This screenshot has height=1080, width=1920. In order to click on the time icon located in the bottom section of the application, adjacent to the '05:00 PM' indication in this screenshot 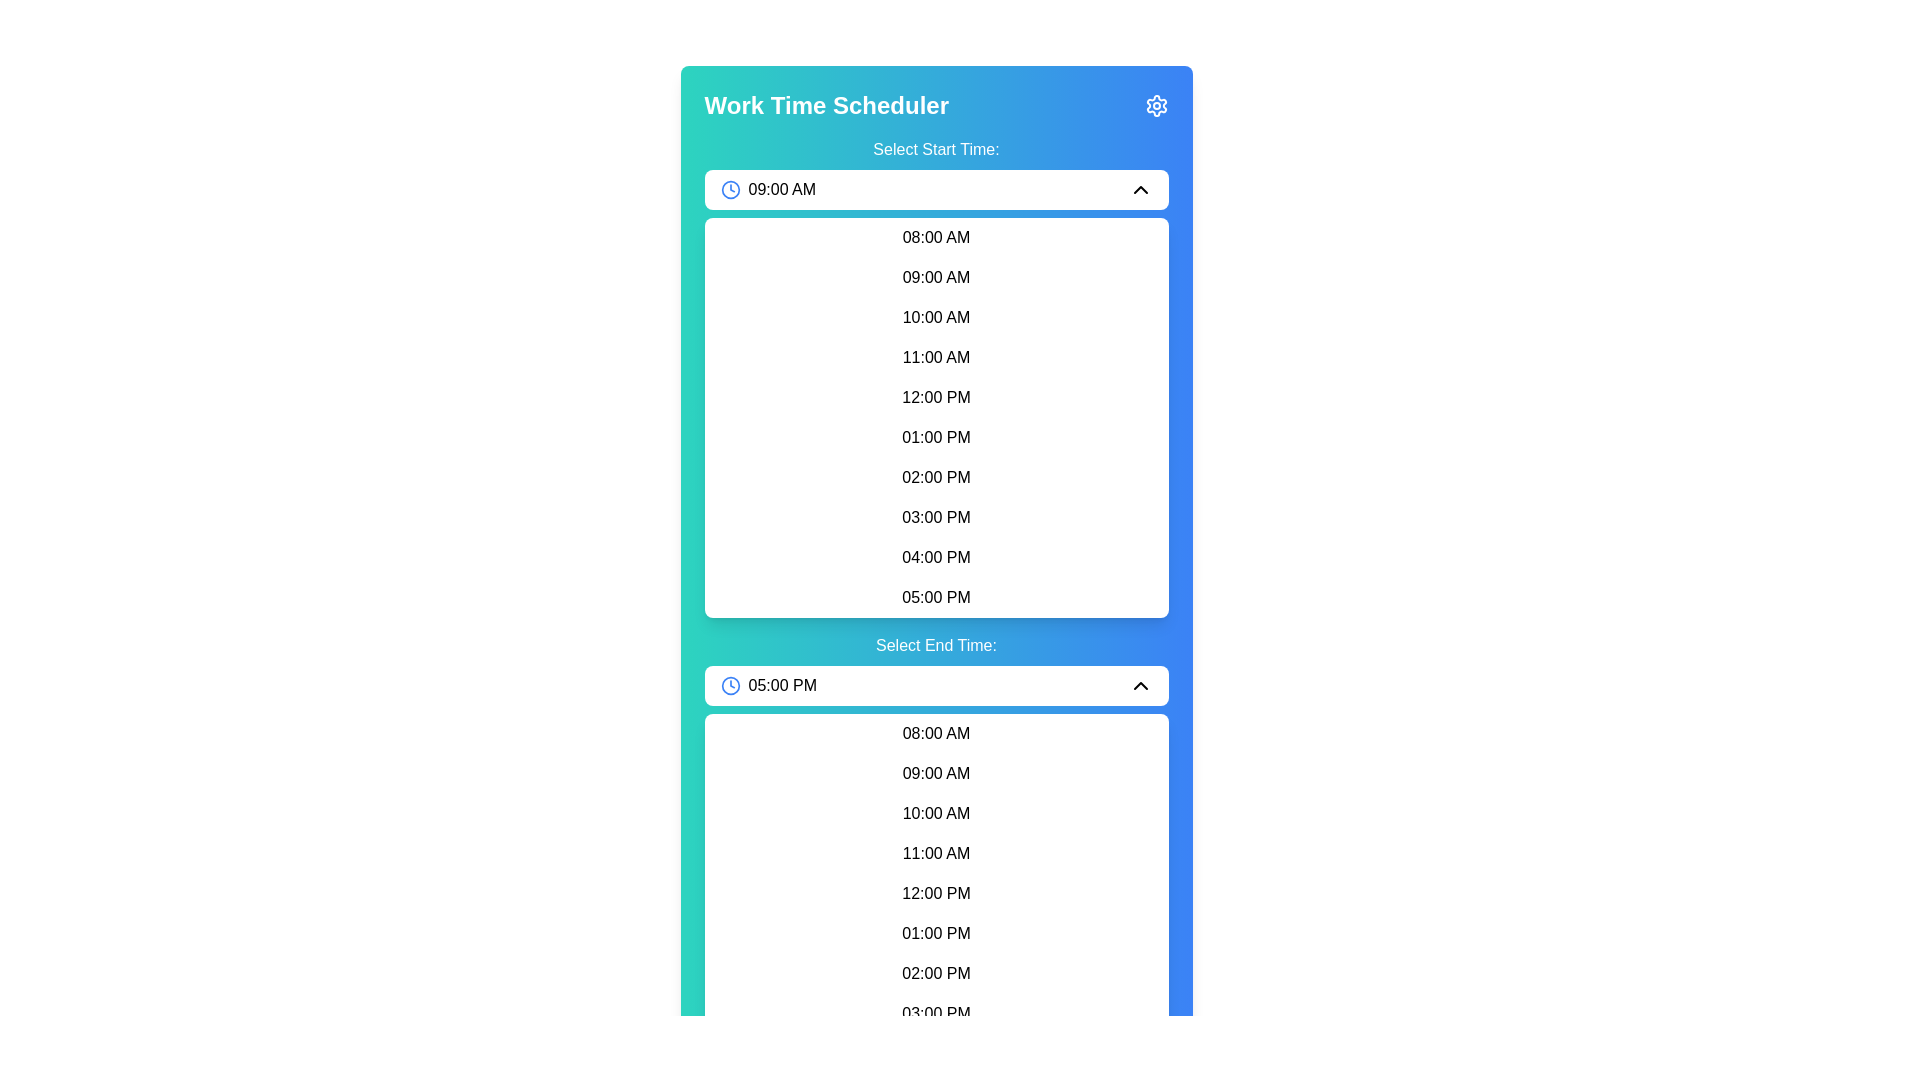, I will do `click(729, 685)`.